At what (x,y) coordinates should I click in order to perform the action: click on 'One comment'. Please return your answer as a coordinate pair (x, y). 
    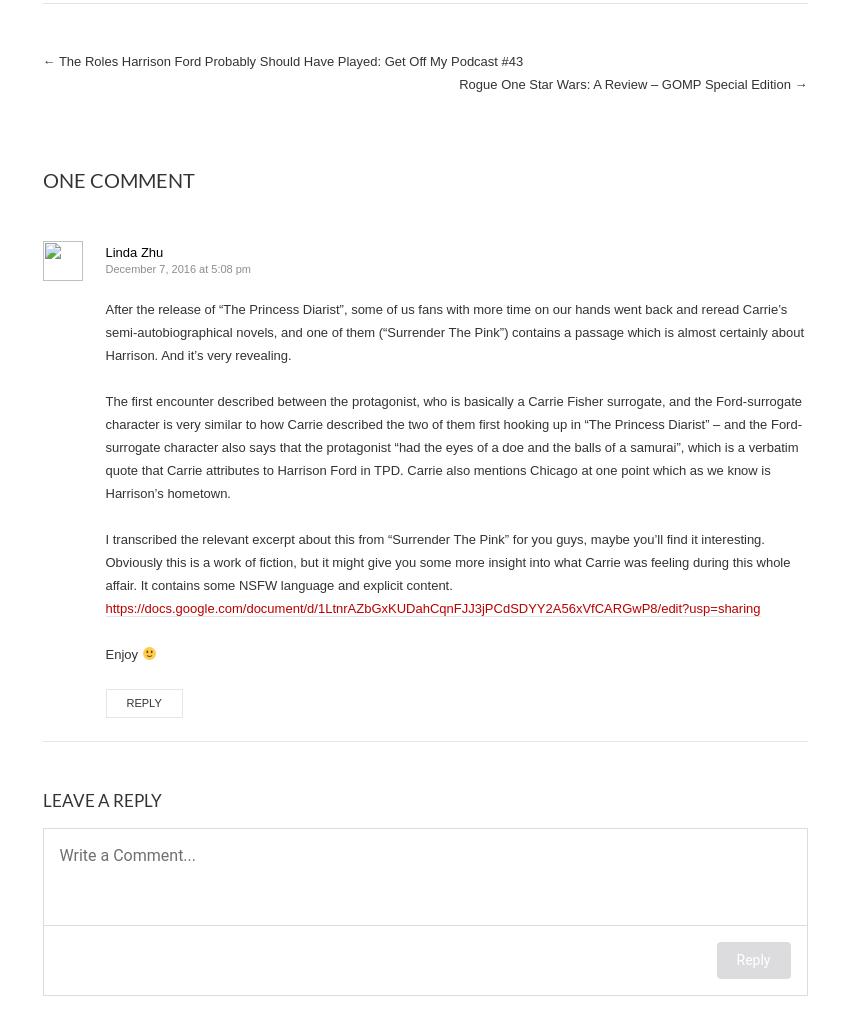
    Looking at the image, I should click on (40, 178).